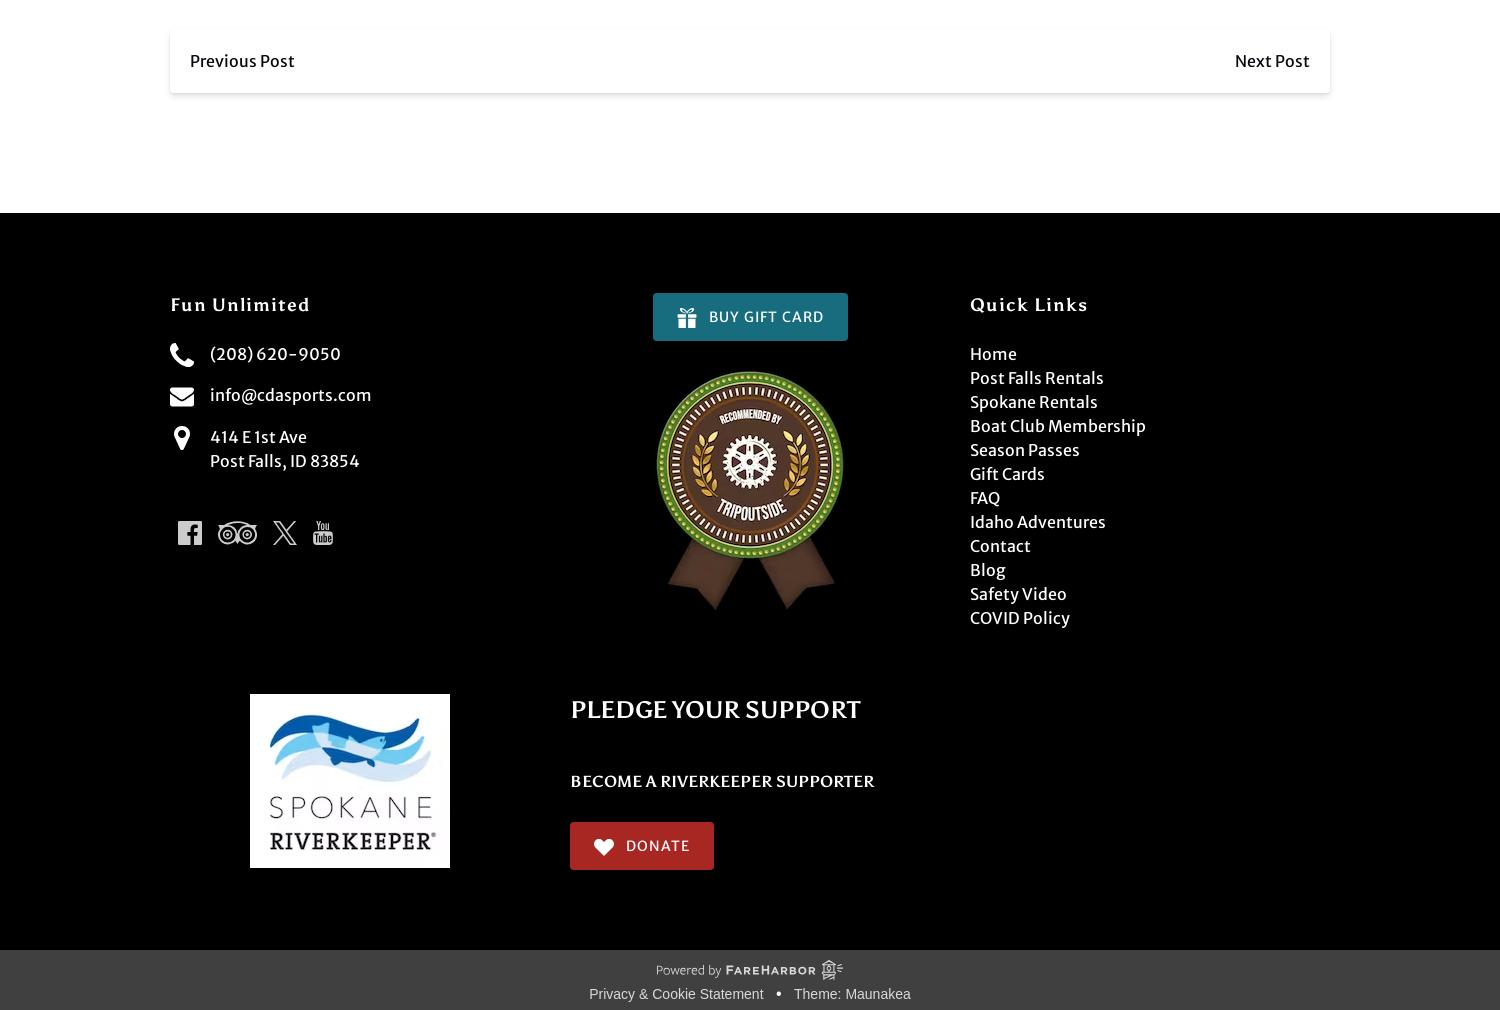  I want to click on 'BECOME A RIVERKEEPER SUPPORTER', so click(569, 781).